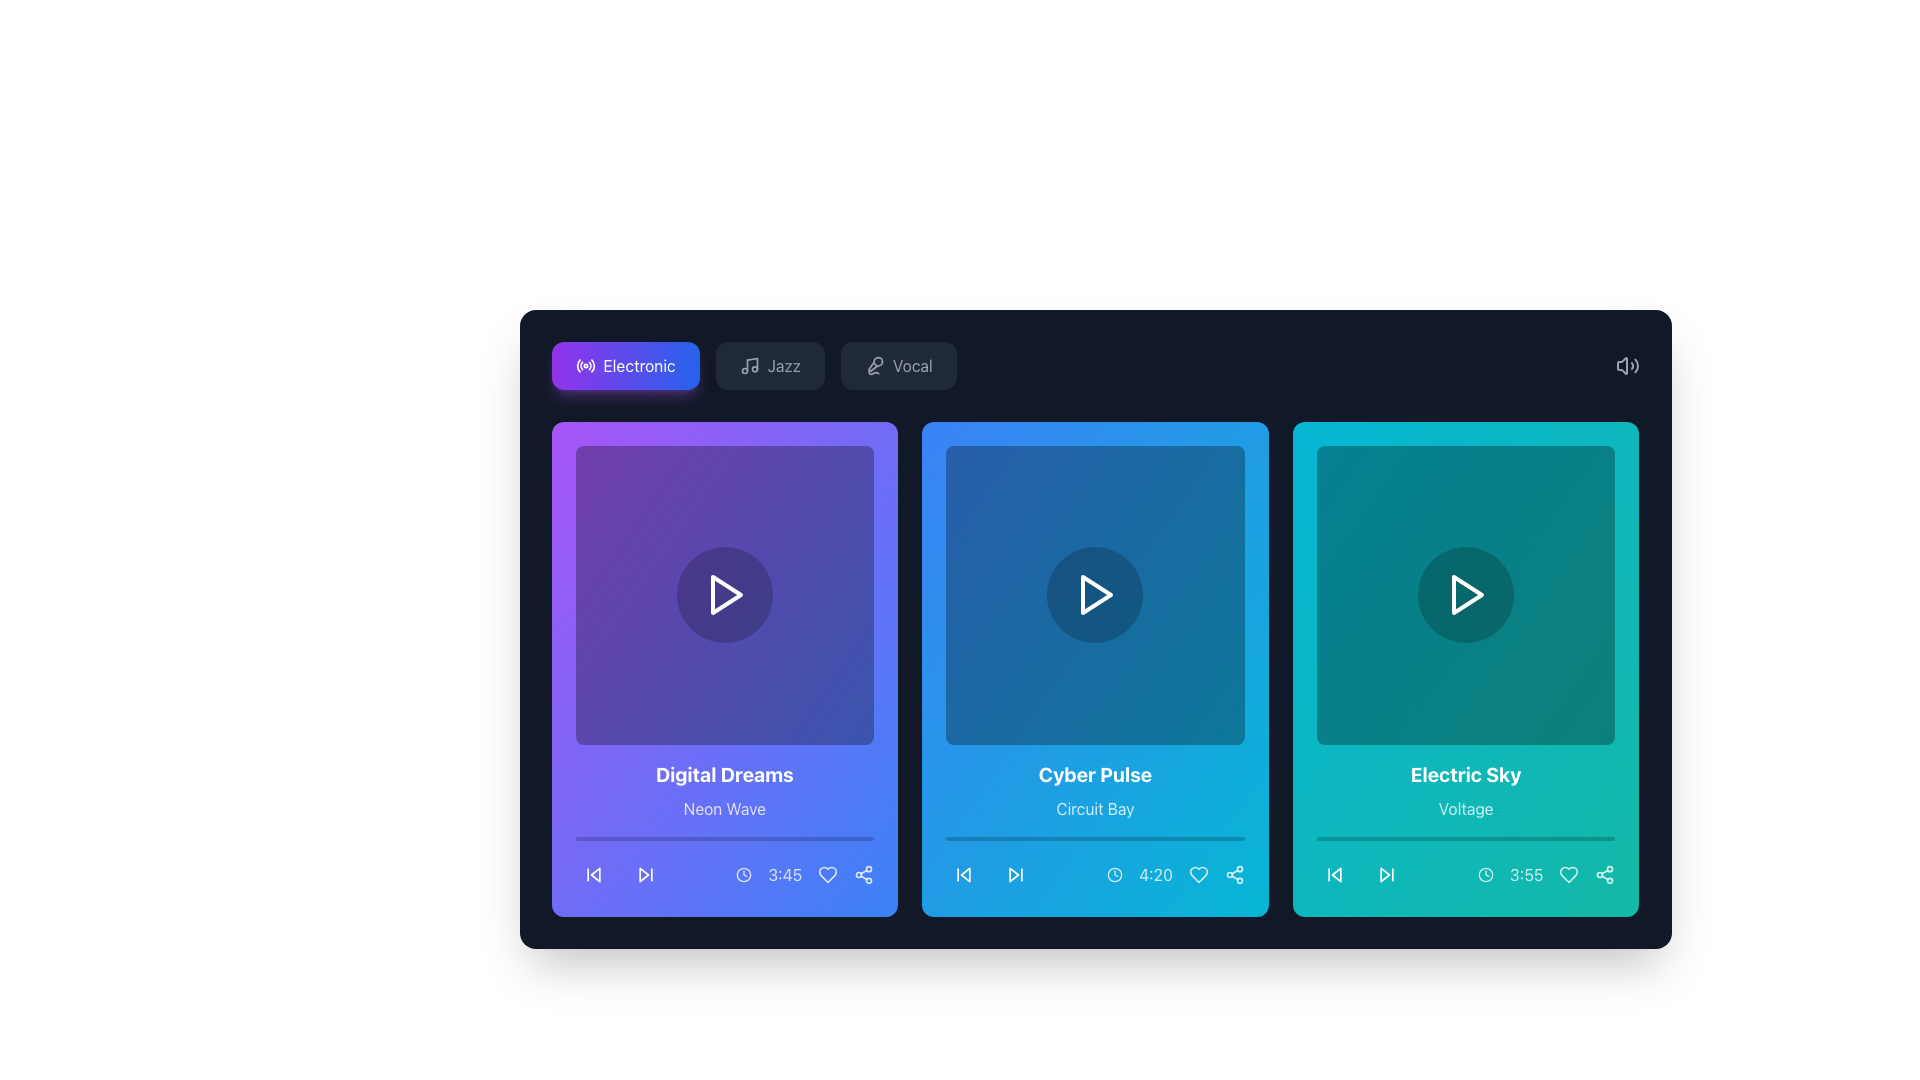  What do you see at coordinates (1468, 594) in the screenshot?
I see `the triangular play button icon with a white outline on a teal circular background located at the center of the 'Electric Sky' card` at bounding box center [1468, 594].